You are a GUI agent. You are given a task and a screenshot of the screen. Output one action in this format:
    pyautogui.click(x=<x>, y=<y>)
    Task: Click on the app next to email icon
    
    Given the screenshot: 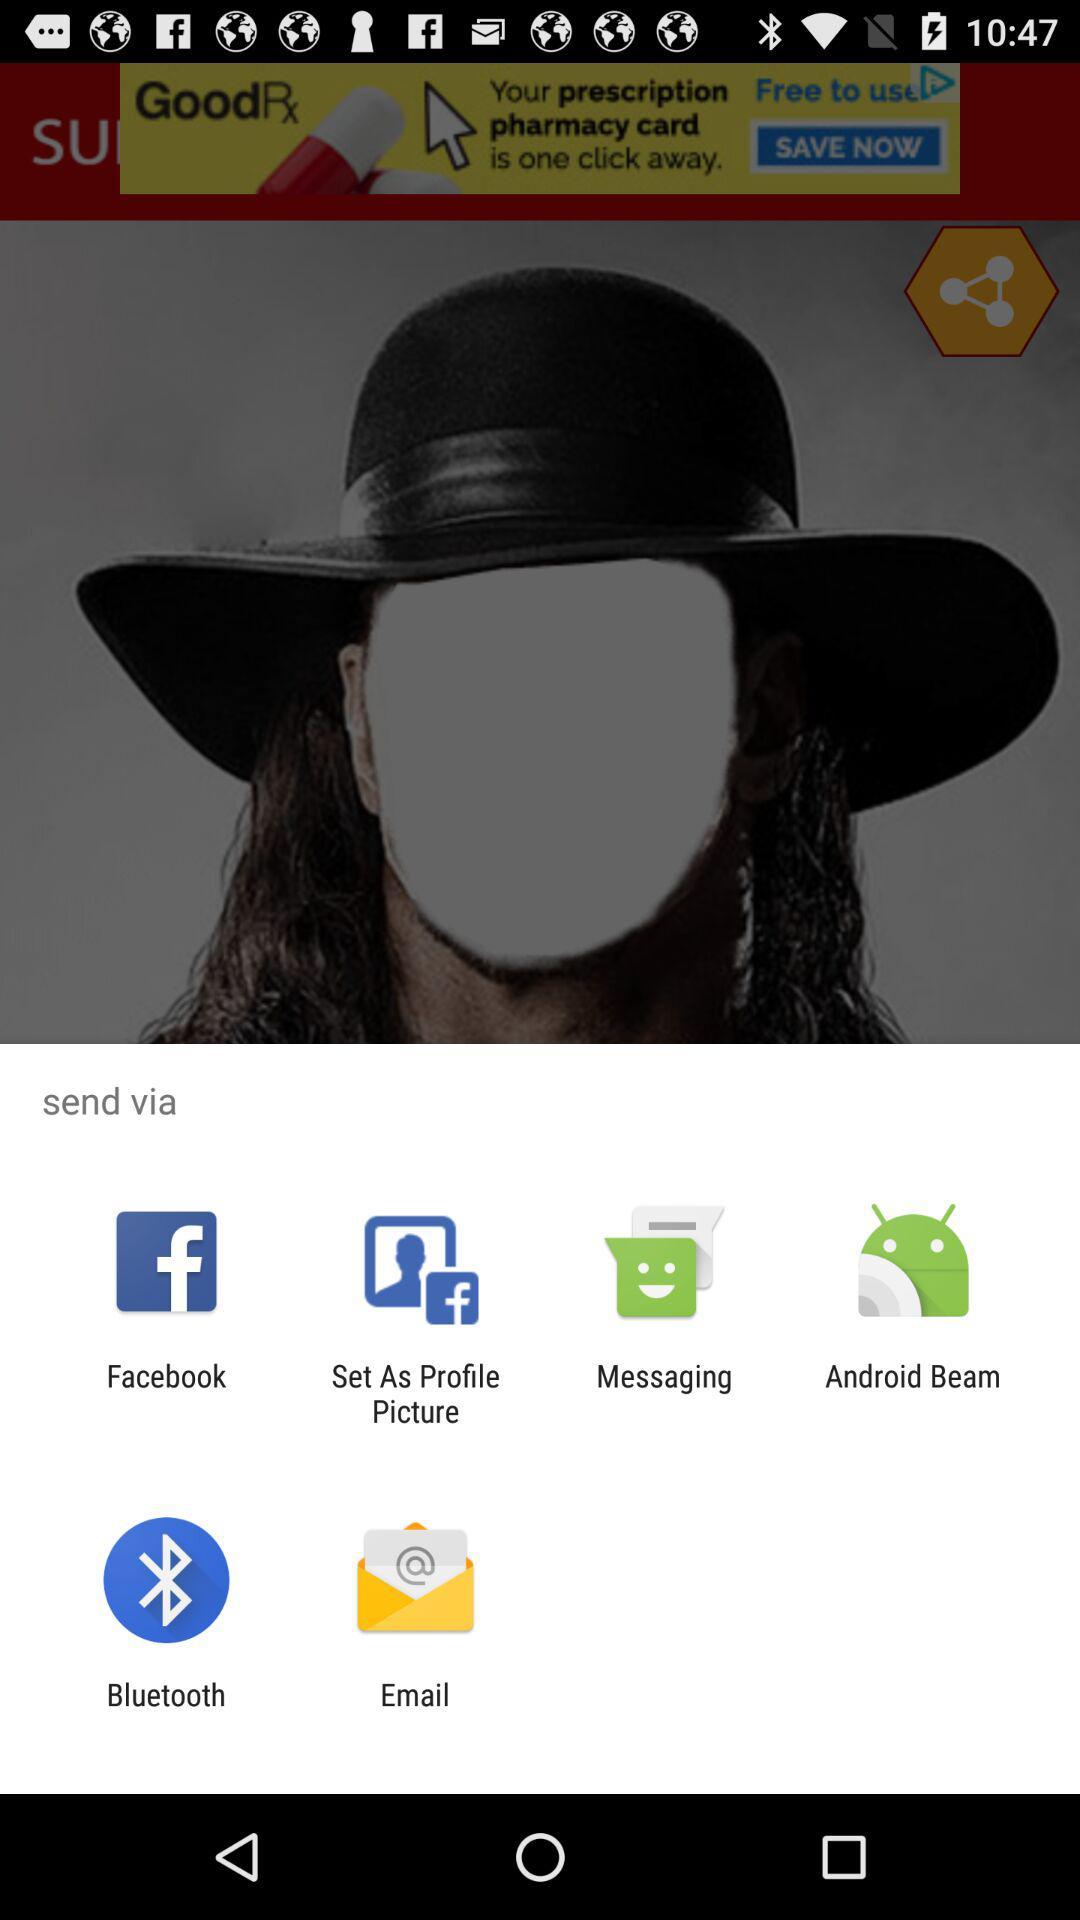 What is the action you would take?
    pyautogui.click(x=165, y=1711)
    